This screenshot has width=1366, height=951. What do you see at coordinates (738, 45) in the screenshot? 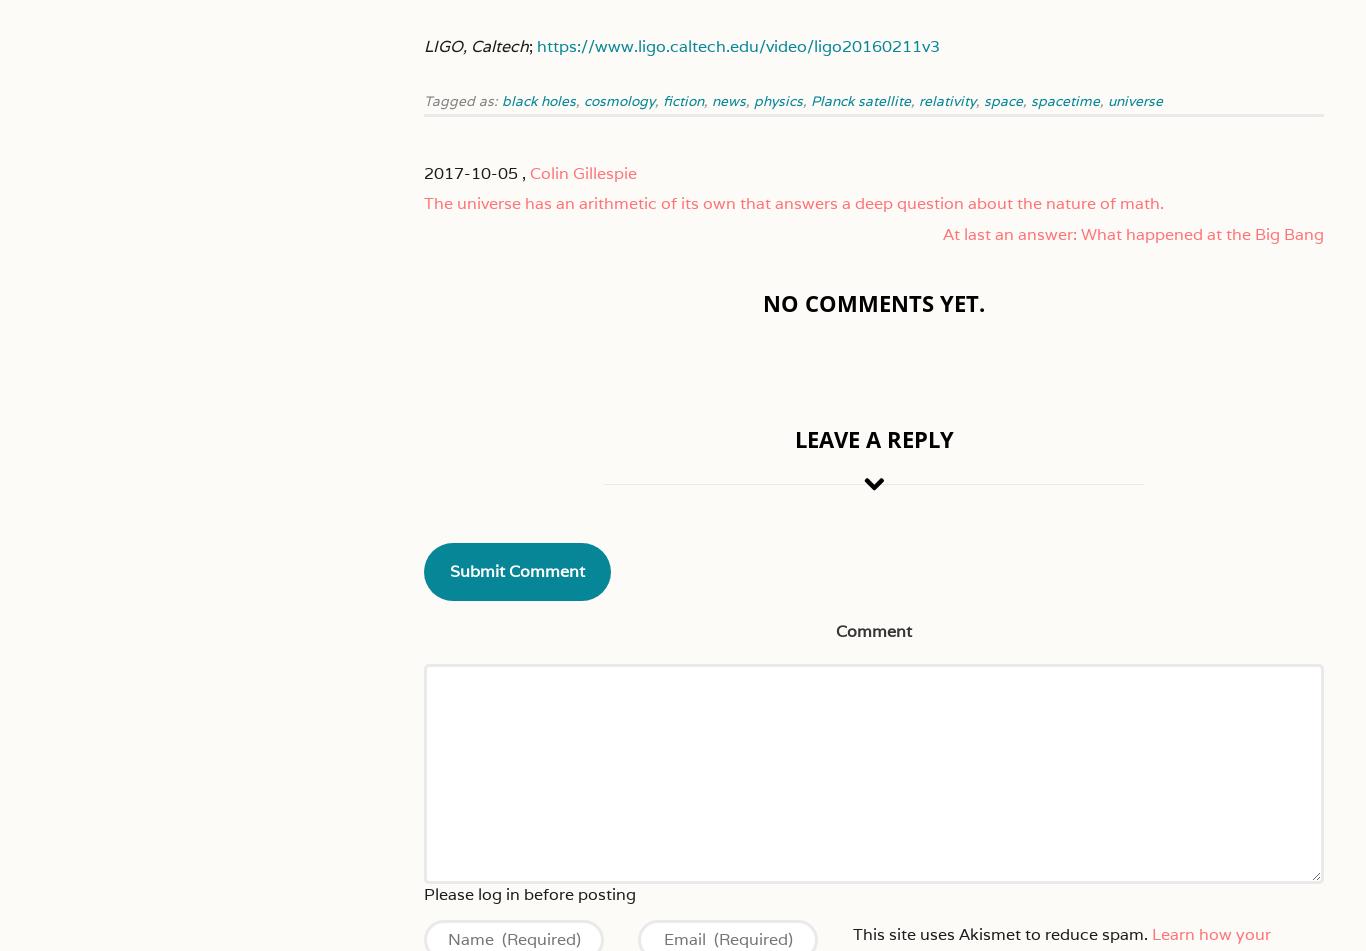
I see `'https://www.ligo.caltech.edu/video/ligo20160211v3'` at bounding box center [738, 45].